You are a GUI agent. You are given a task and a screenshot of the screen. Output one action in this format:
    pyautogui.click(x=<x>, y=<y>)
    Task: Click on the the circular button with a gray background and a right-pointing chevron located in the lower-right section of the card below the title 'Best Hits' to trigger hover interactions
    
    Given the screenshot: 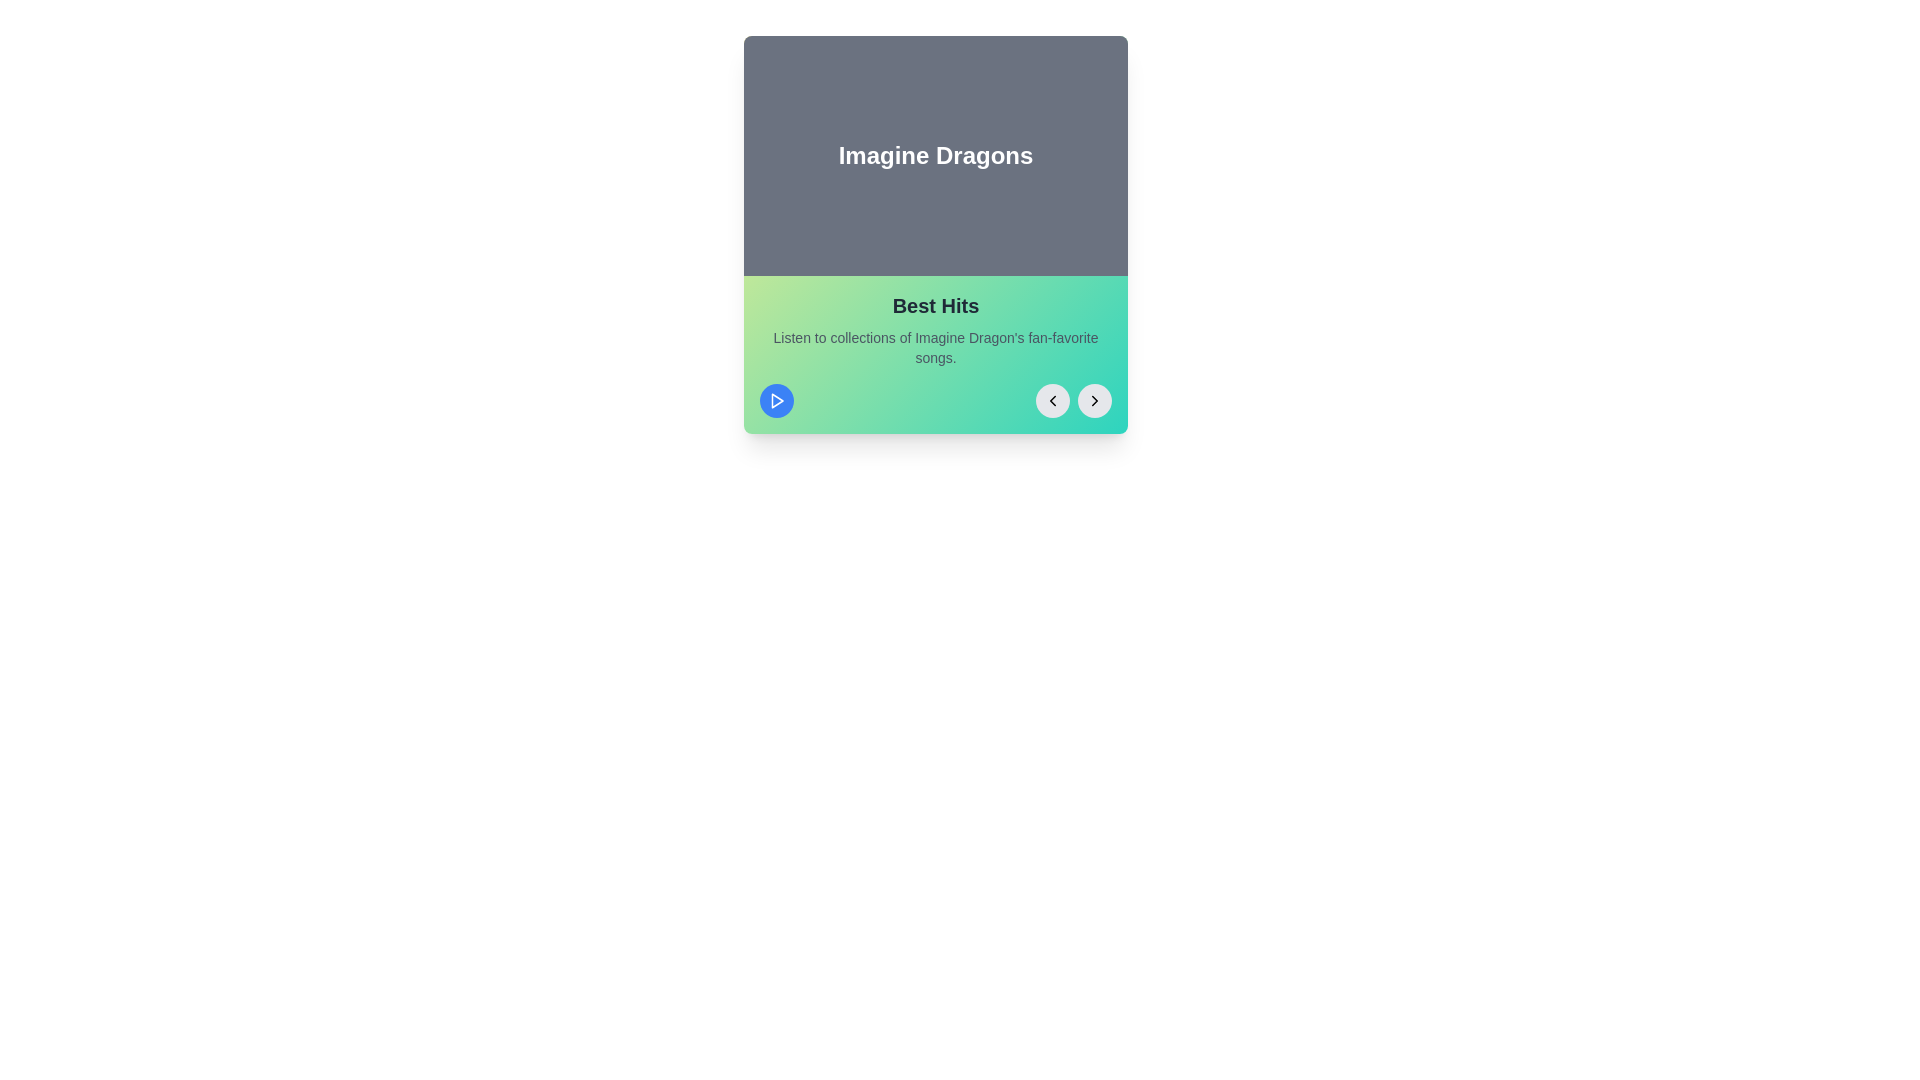 What is the action you would take?
    pyautogui.click(x=1093, y=401)
    